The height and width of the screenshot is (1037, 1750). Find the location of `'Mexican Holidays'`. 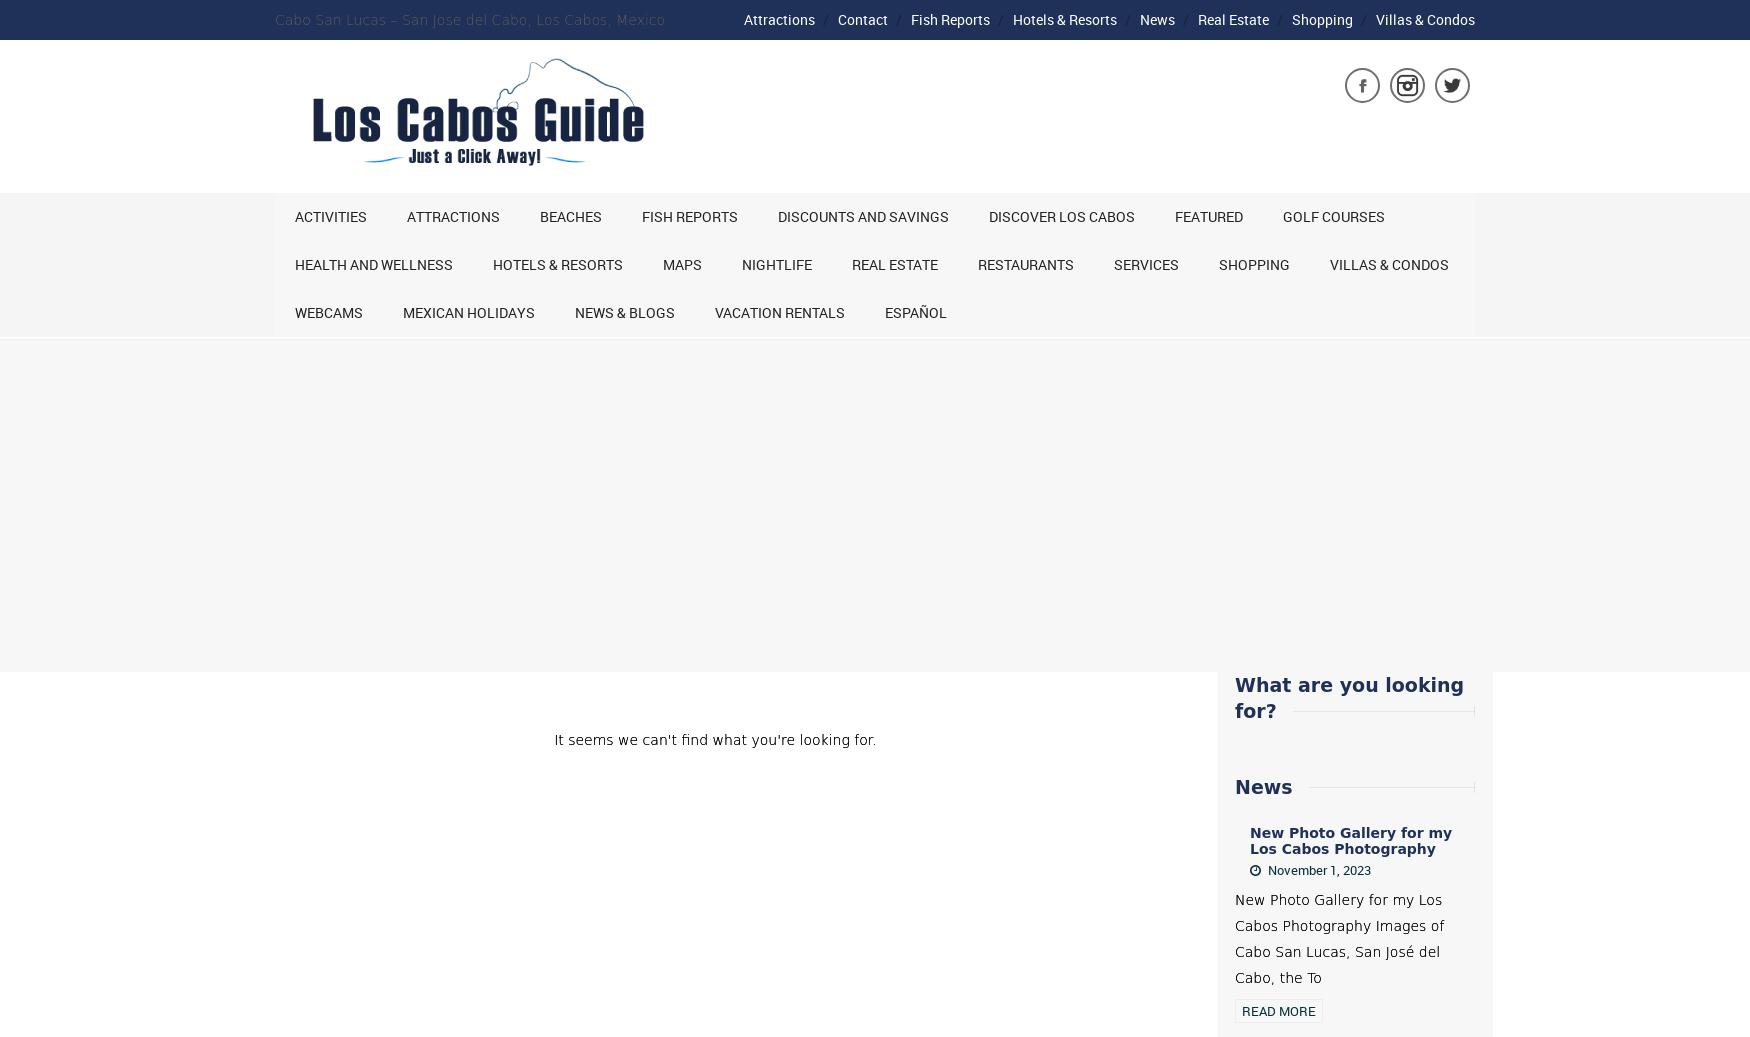

'Mexican Holidays' is located at coordinates (402, 311).